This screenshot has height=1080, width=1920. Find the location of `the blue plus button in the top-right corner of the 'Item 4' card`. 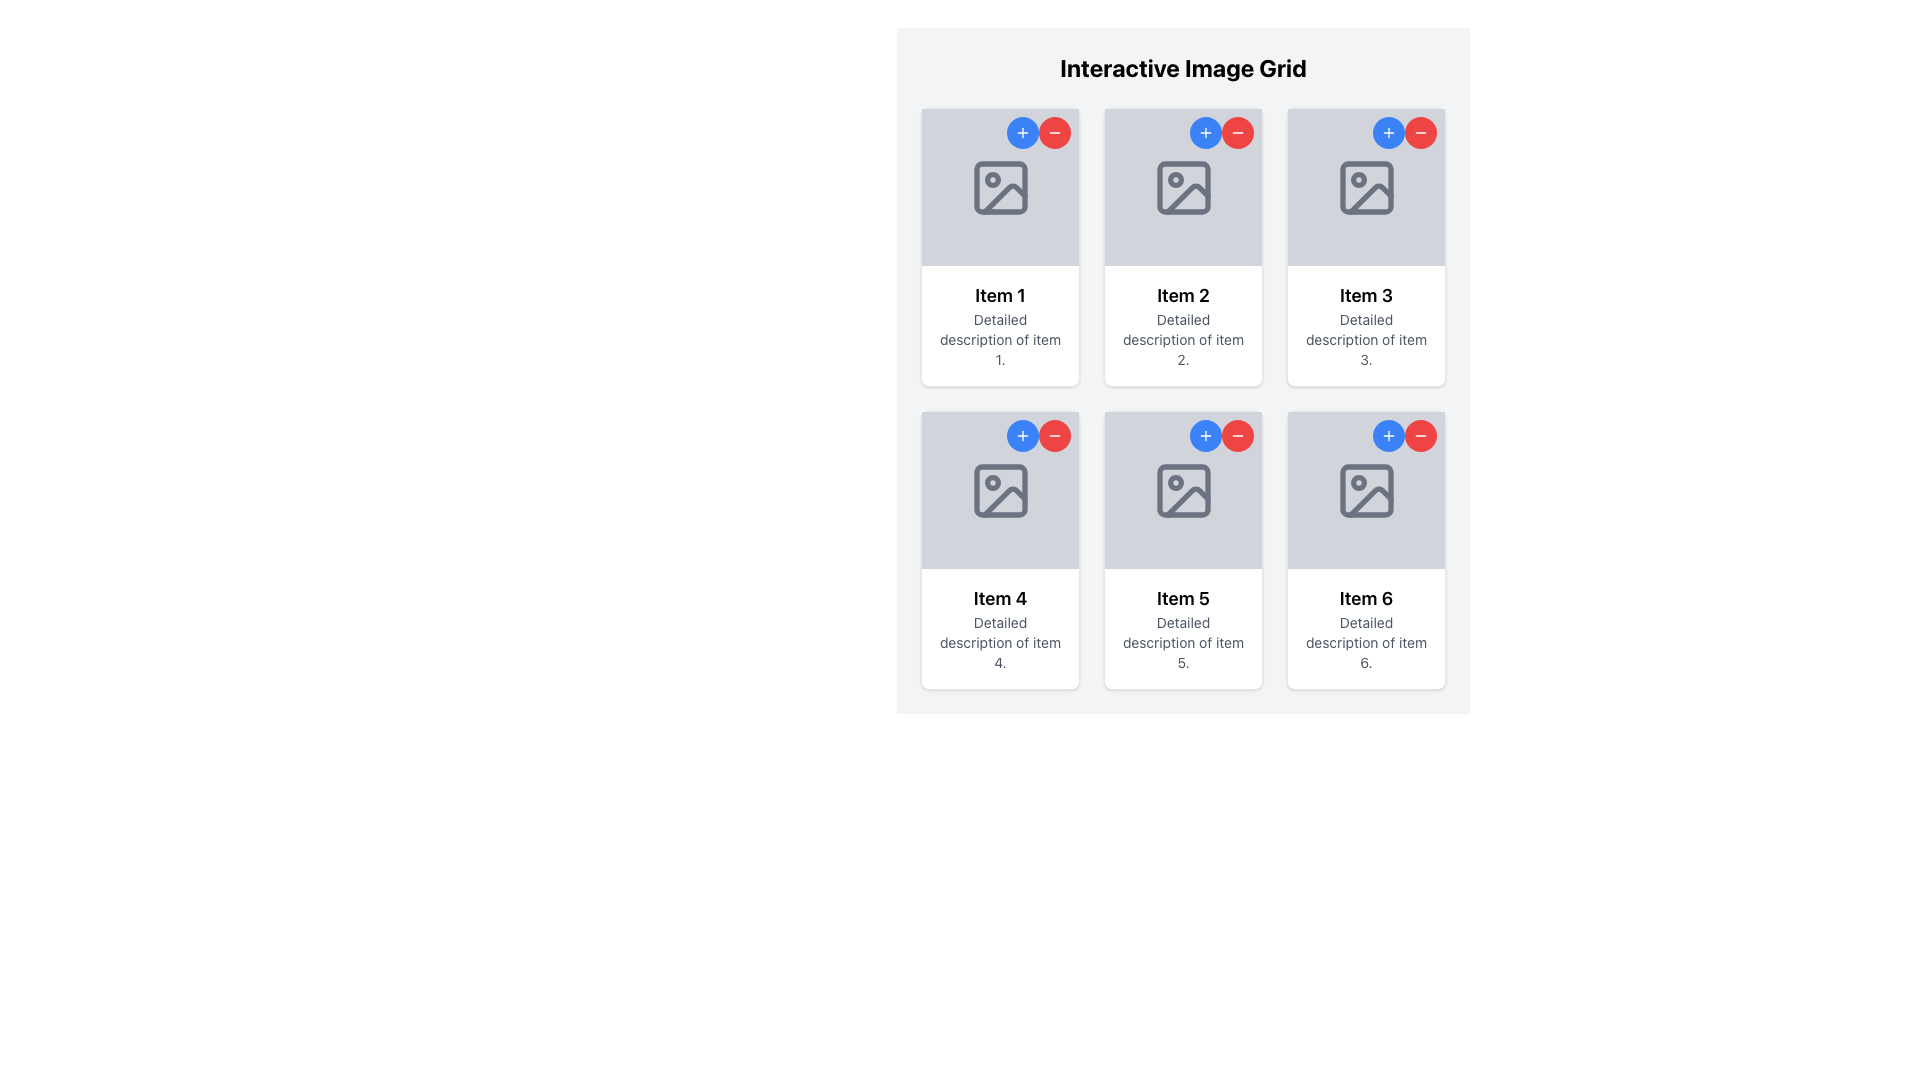

the blue plus button in the top-right corner of the 'Item 4' card is located at coordinates (1038, 434).